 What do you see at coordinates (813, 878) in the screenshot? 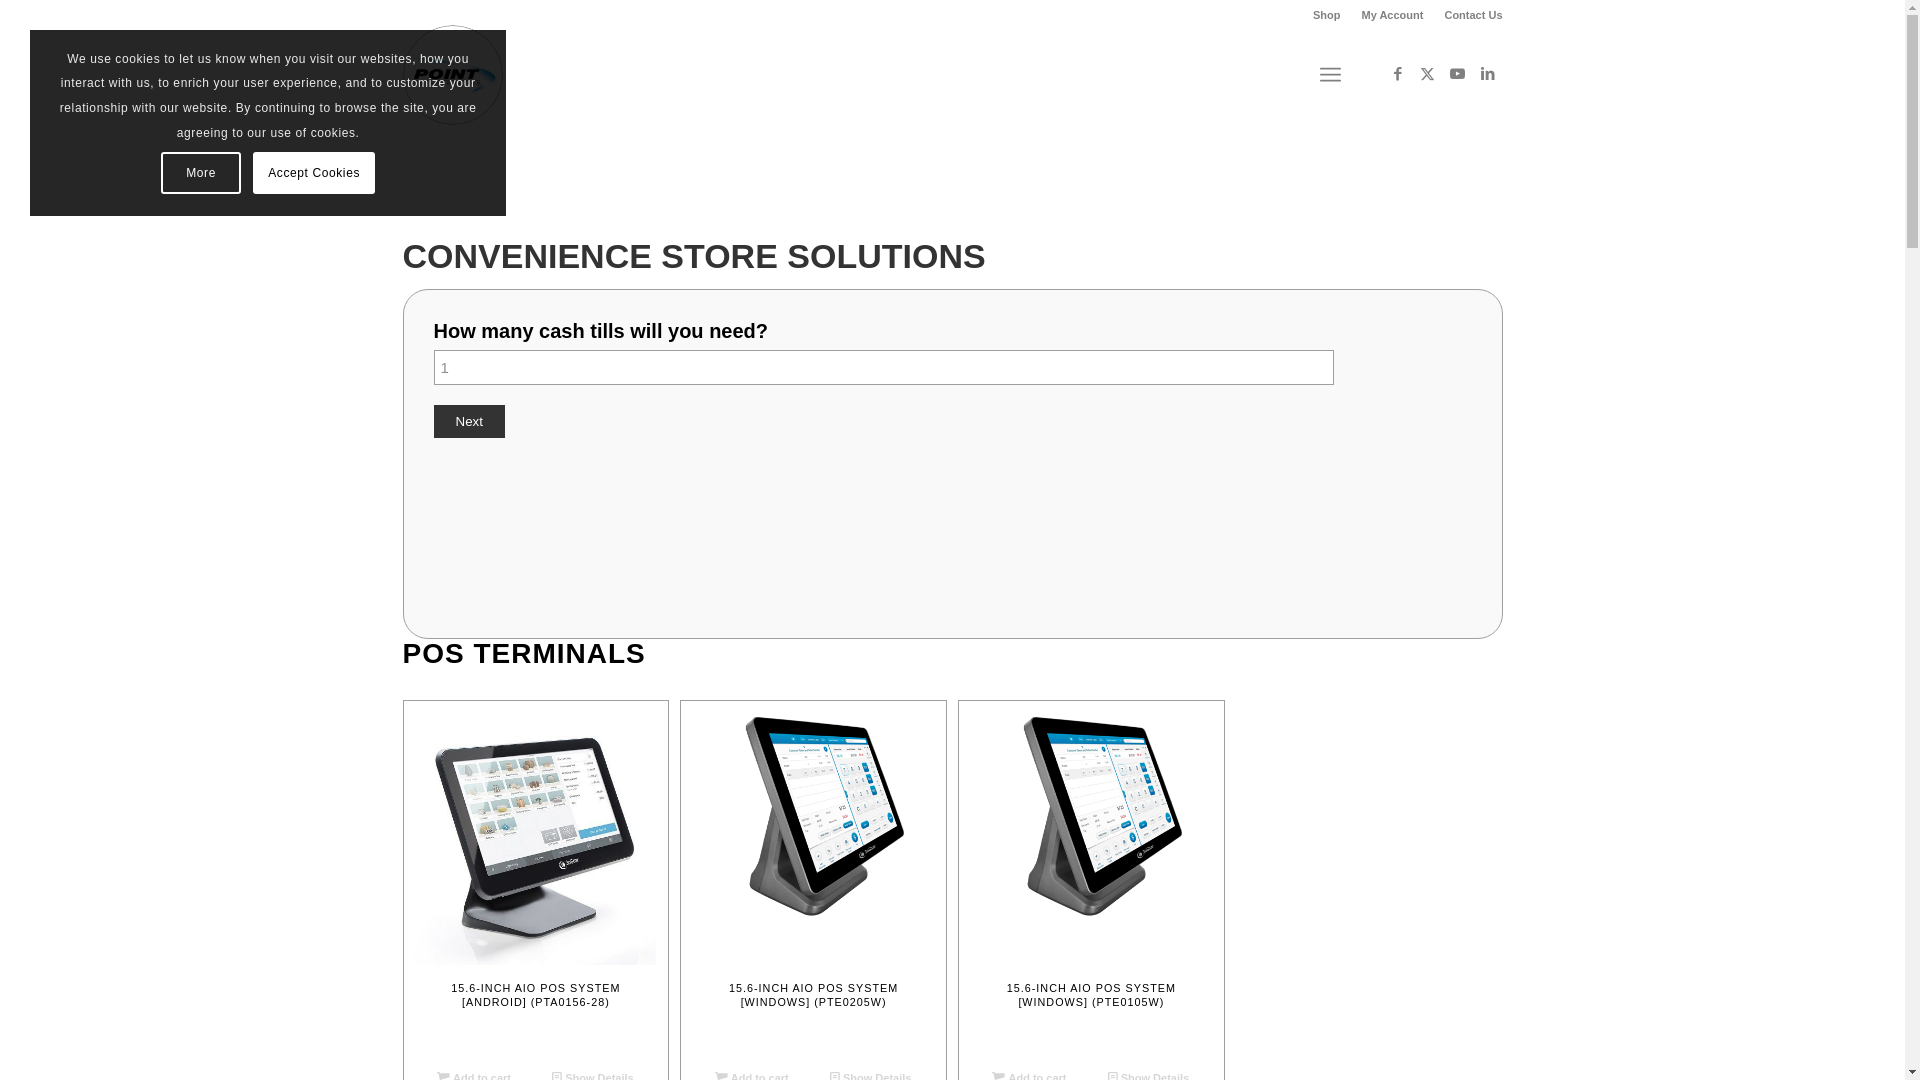
I see `'15.6-INCH AIO POS SYSTEM [WINDOWS] (PTE0205W)'` at bounding box center [813, 878].